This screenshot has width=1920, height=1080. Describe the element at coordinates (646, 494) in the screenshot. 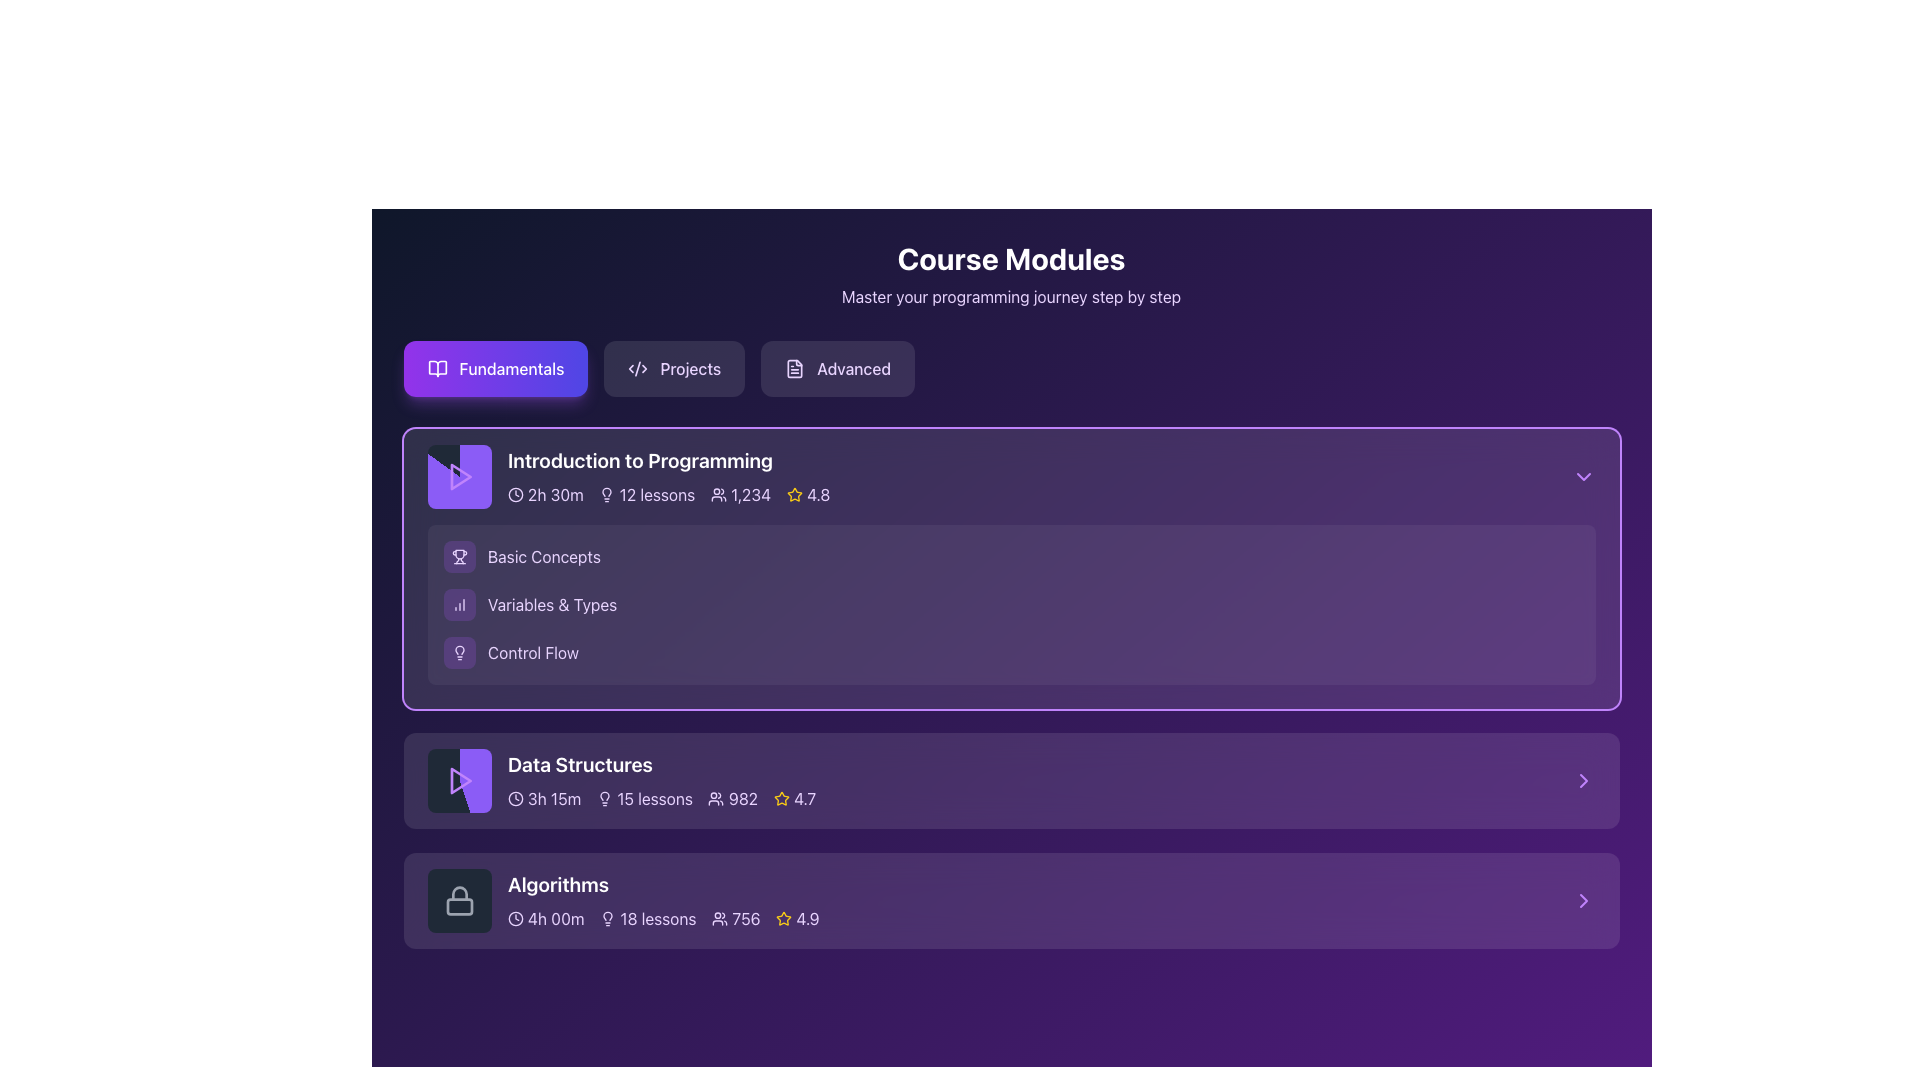

I see `the text displaying the lesson count in the 'Introduction to Programming' module, located between the duration and a statistic, which is a static, non-interactive display` at that location.